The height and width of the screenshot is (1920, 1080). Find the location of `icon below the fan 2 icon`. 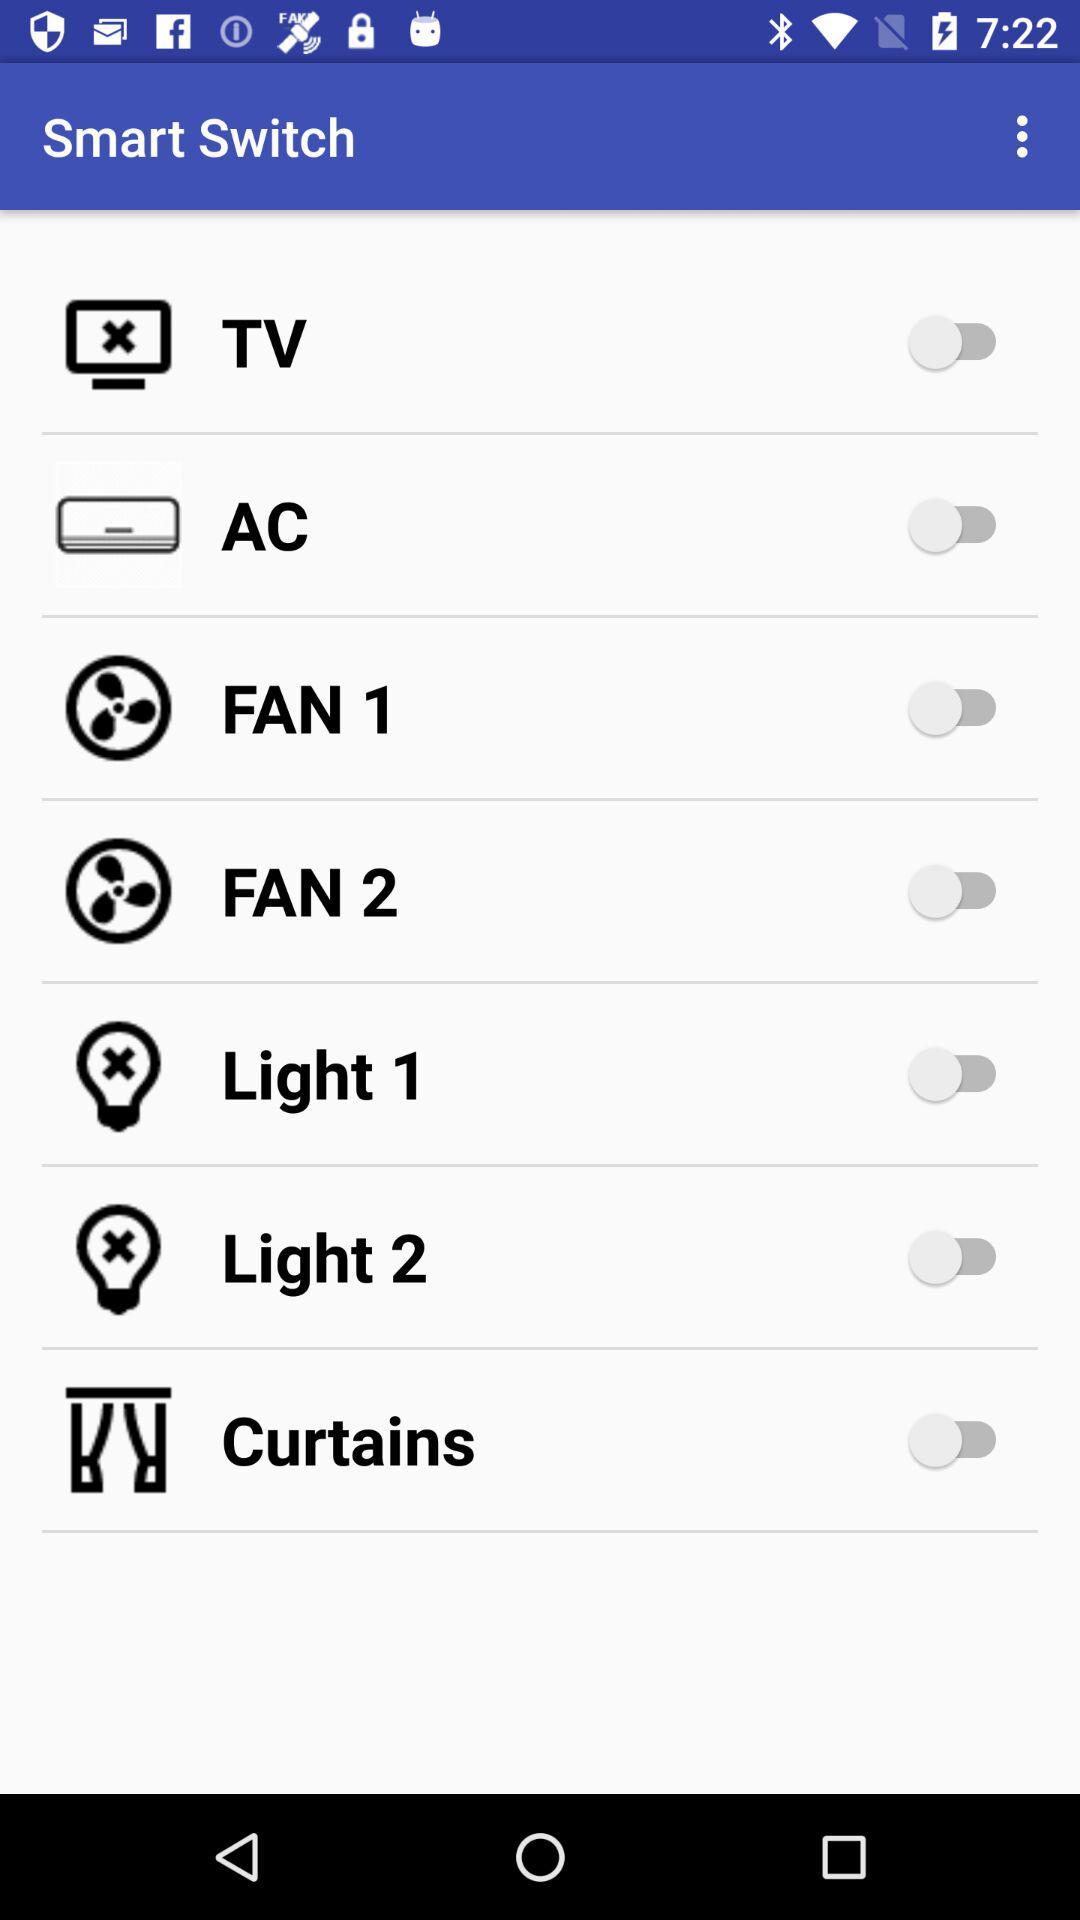

icon below the fan 2 icon is located at coordinates (560, 1073).